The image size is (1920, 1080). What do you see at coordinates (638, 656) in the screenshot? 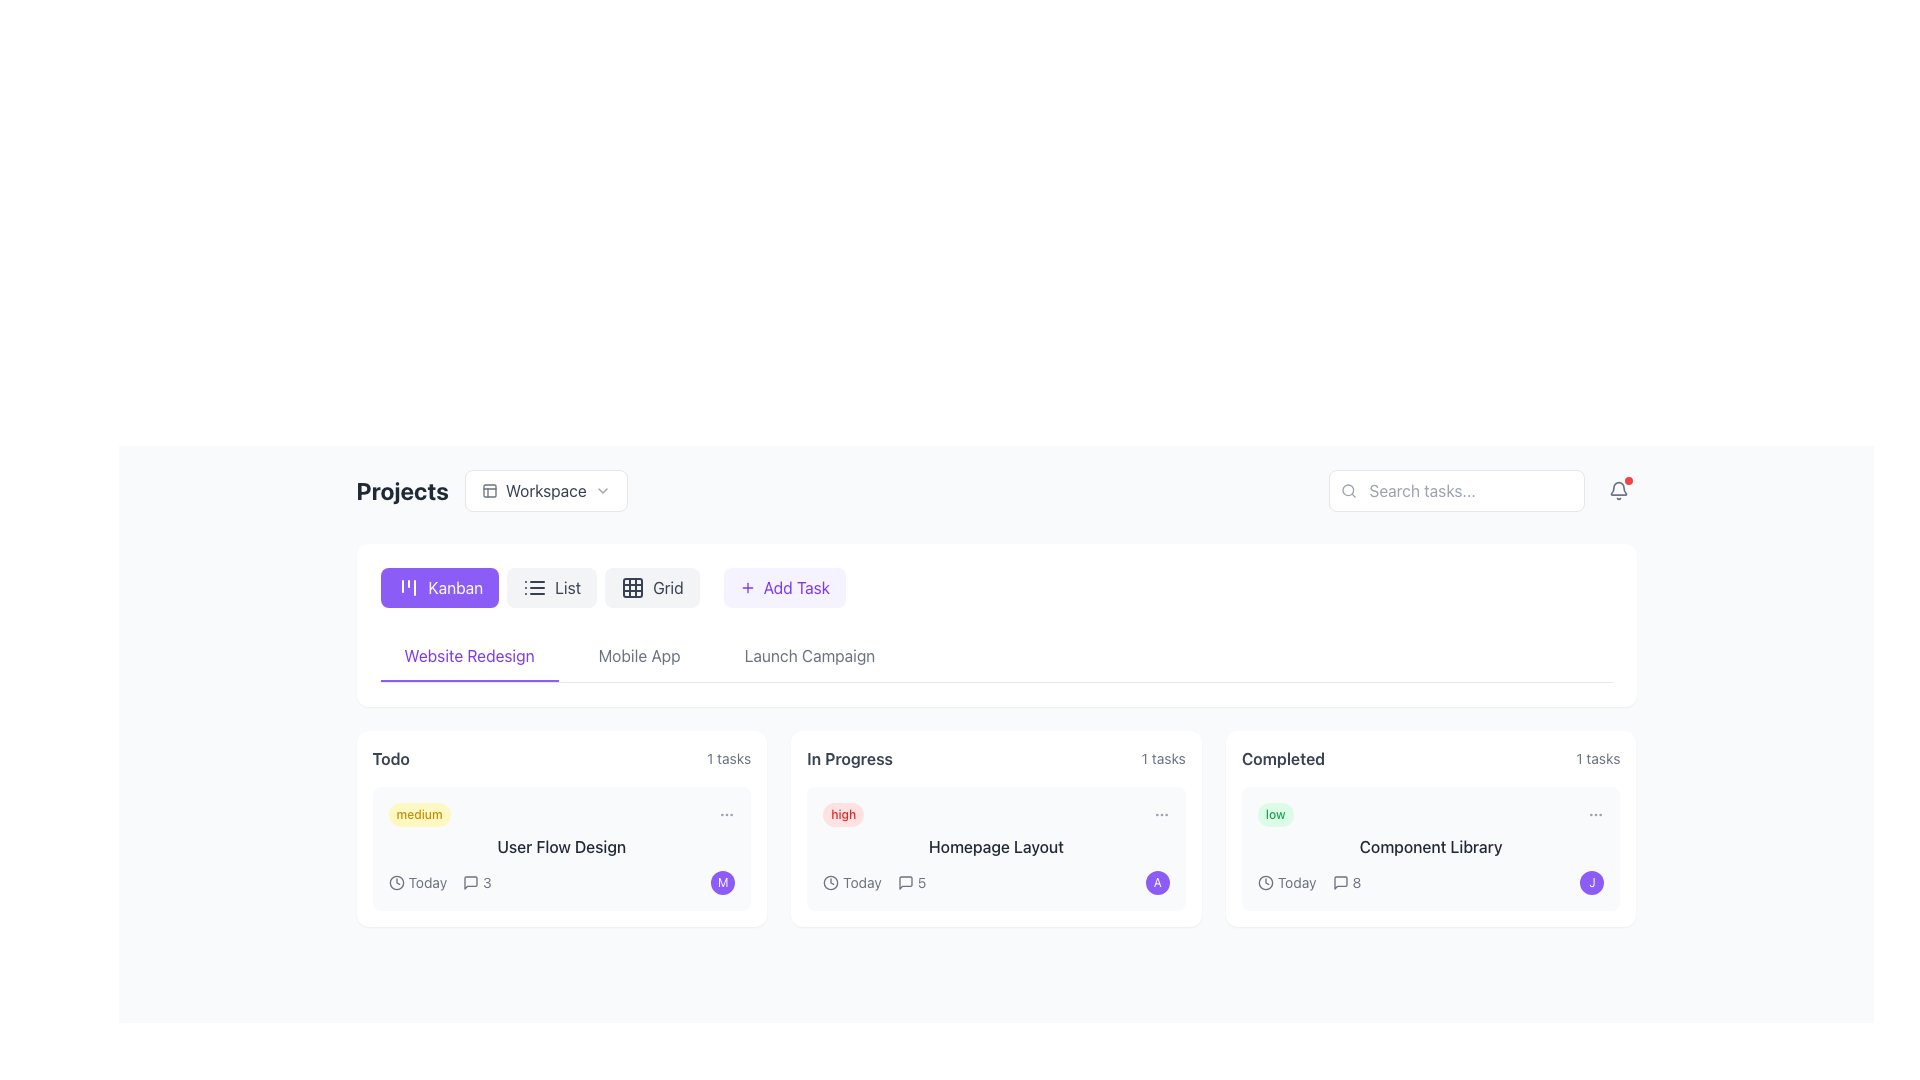
I see `the 'Mobile App' tab, the second tab in a row of three tabs below the 'Projects' label` at bounding box center [638, 656].